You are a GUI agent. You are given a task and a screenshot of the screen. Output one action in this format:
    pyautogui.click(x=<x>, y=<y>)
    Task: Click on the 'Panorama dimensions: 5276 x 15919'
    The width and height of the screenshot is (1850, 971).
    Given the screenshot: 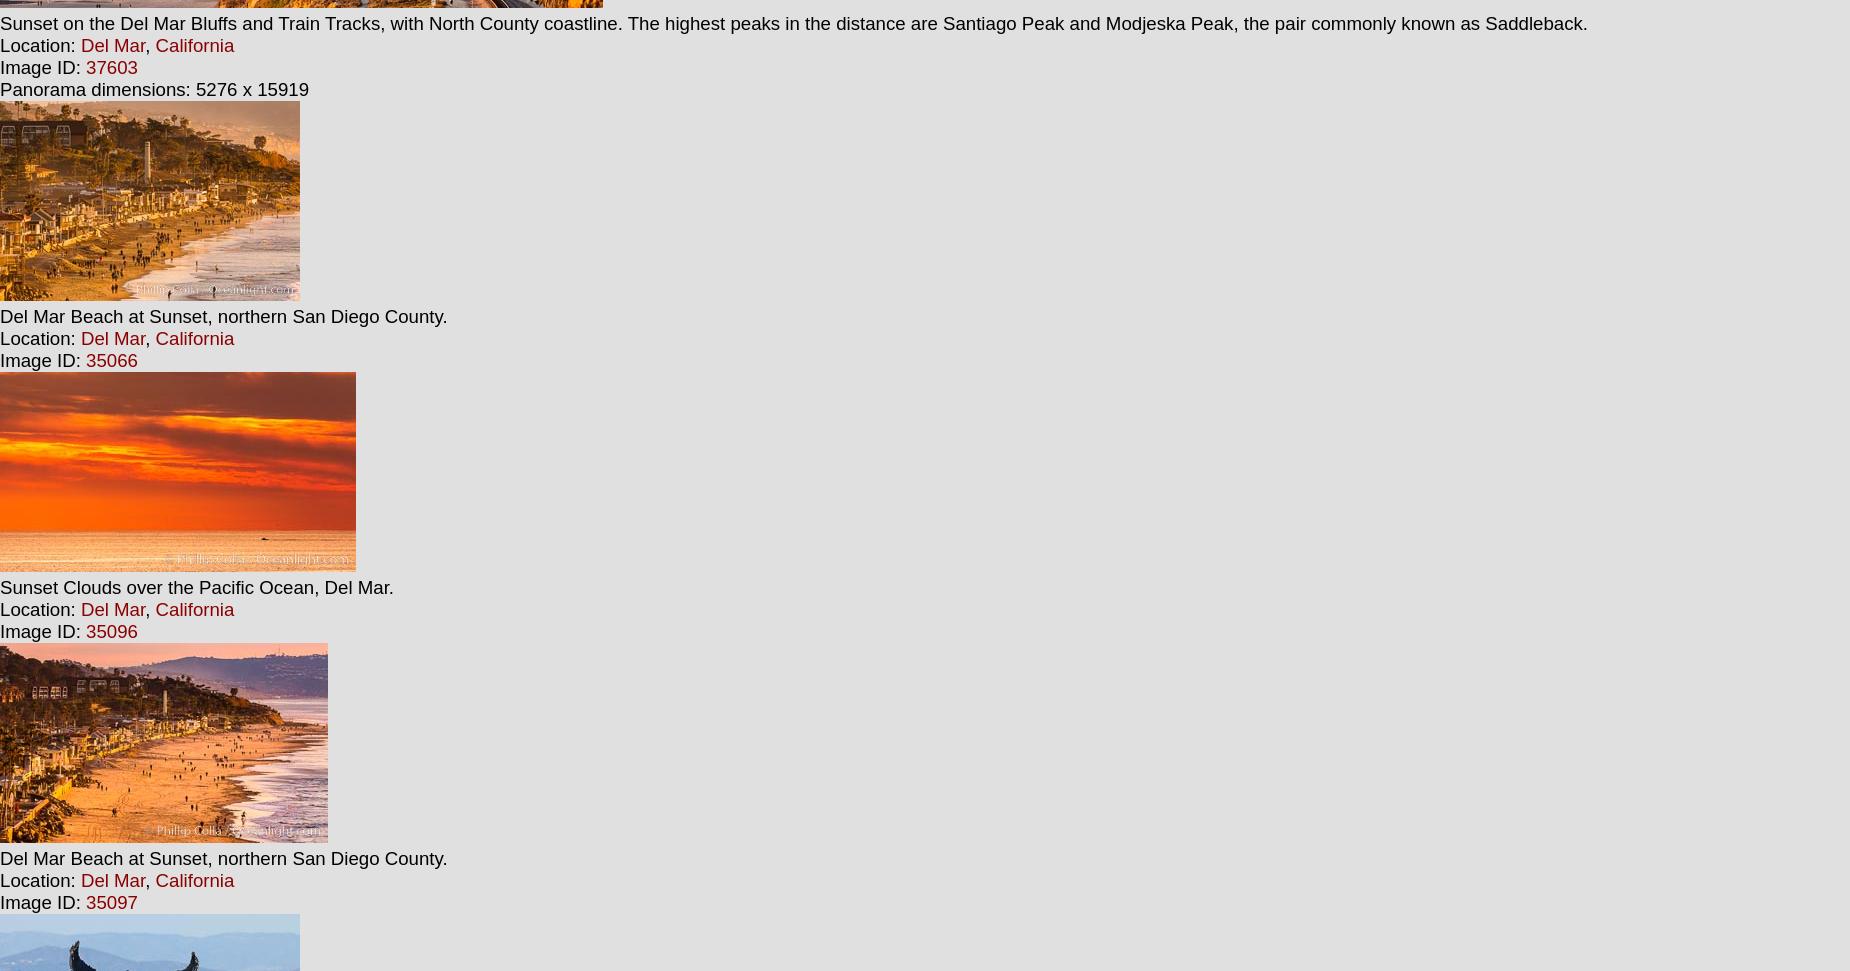 What is the action you would take?
    pyautogui.click(x=0, y=88)
    